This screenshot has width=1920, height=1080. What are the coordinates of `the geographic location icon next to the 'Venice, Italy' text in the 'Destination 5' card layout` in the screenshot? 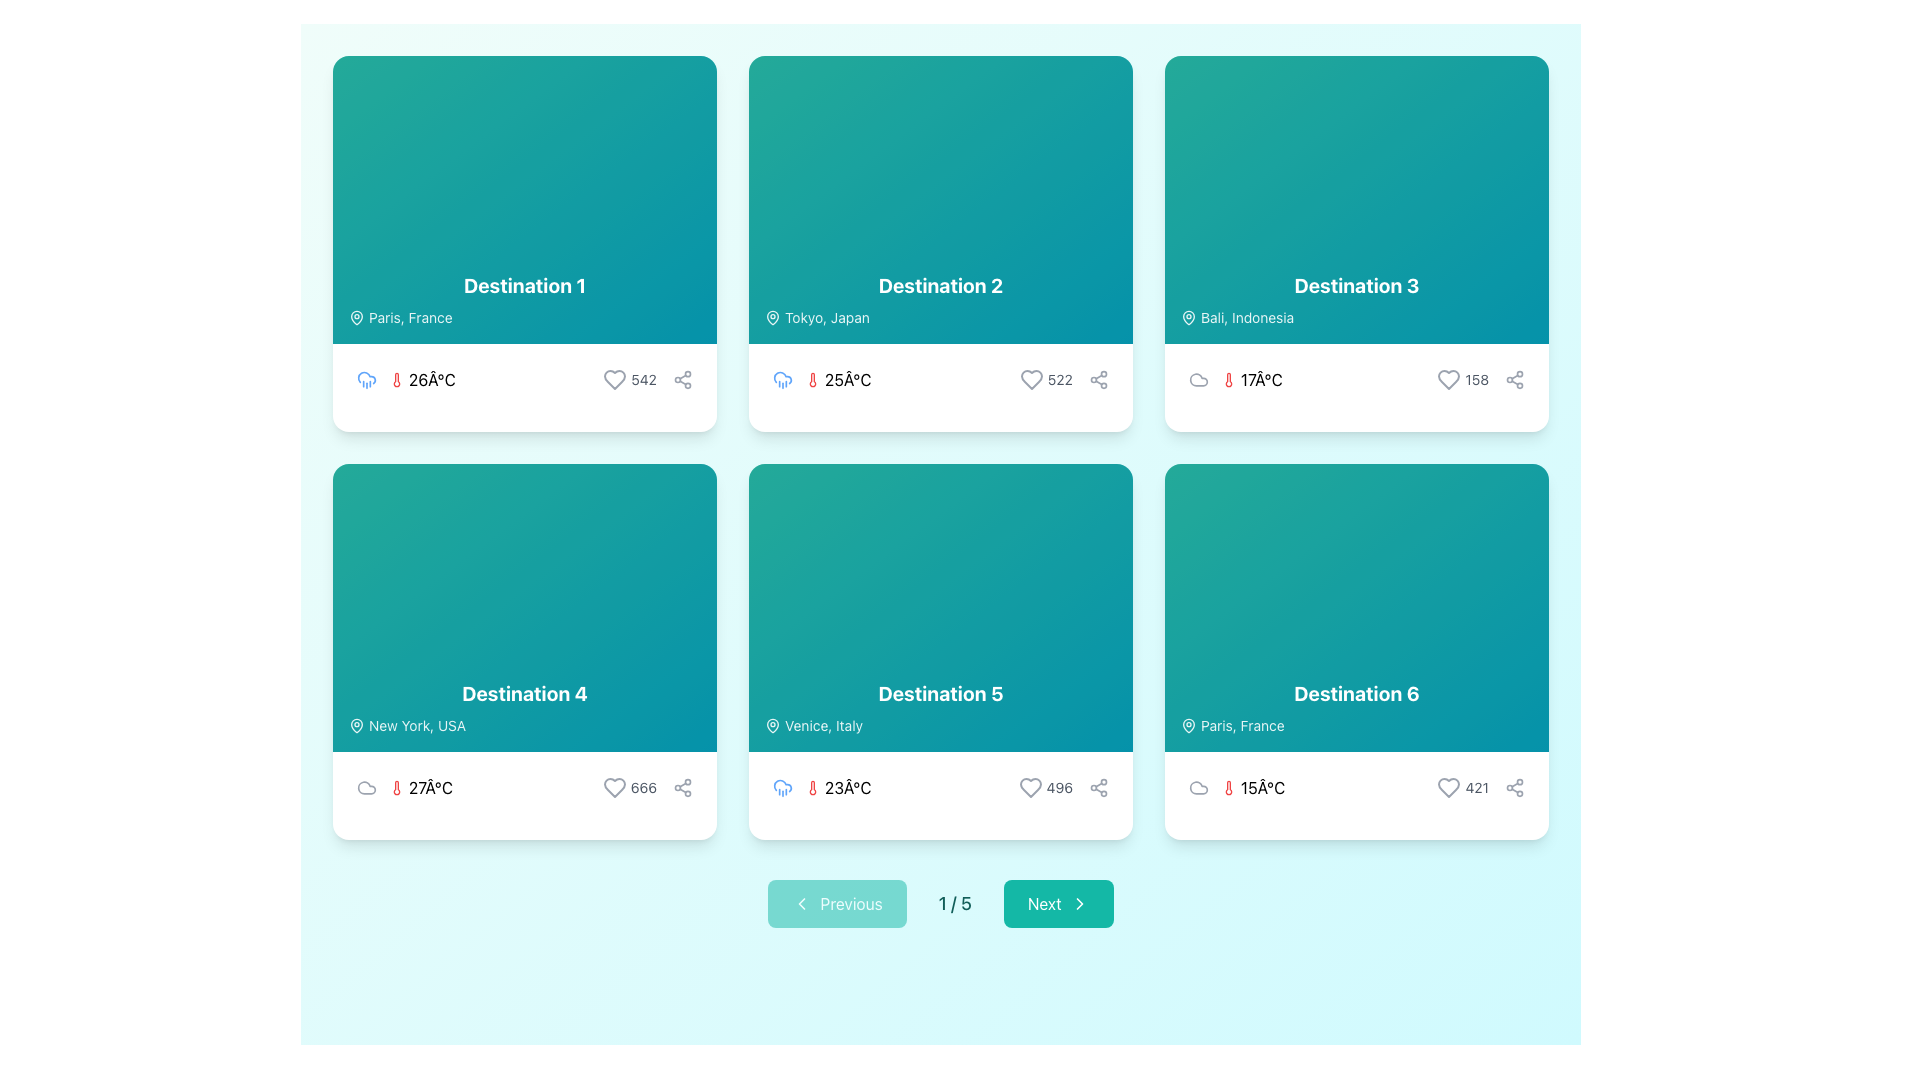 It's located at (771, 725).